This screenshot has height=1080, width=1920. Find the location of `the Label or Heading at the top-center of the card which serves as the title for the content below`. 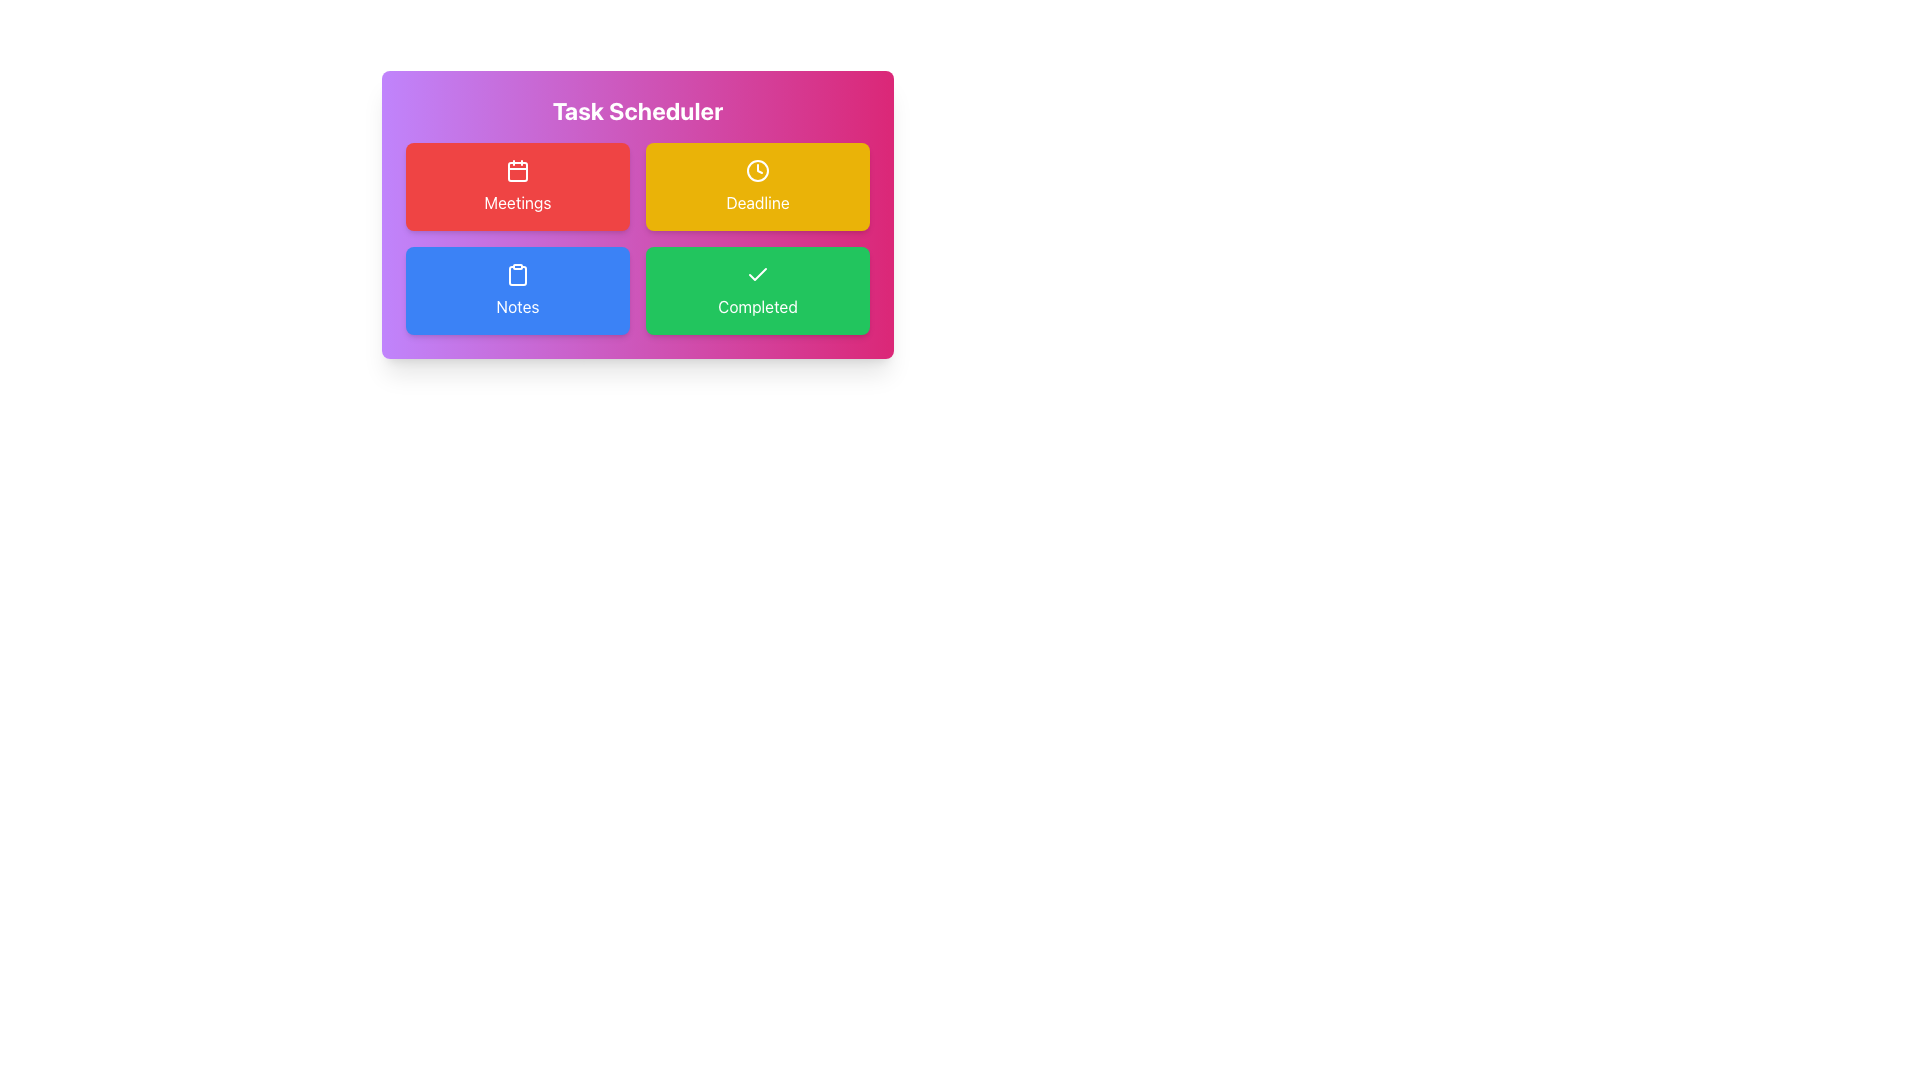

the Label or Heading at the top-center of the card which serves as the title for the content below is located at coordinates (637, 111).